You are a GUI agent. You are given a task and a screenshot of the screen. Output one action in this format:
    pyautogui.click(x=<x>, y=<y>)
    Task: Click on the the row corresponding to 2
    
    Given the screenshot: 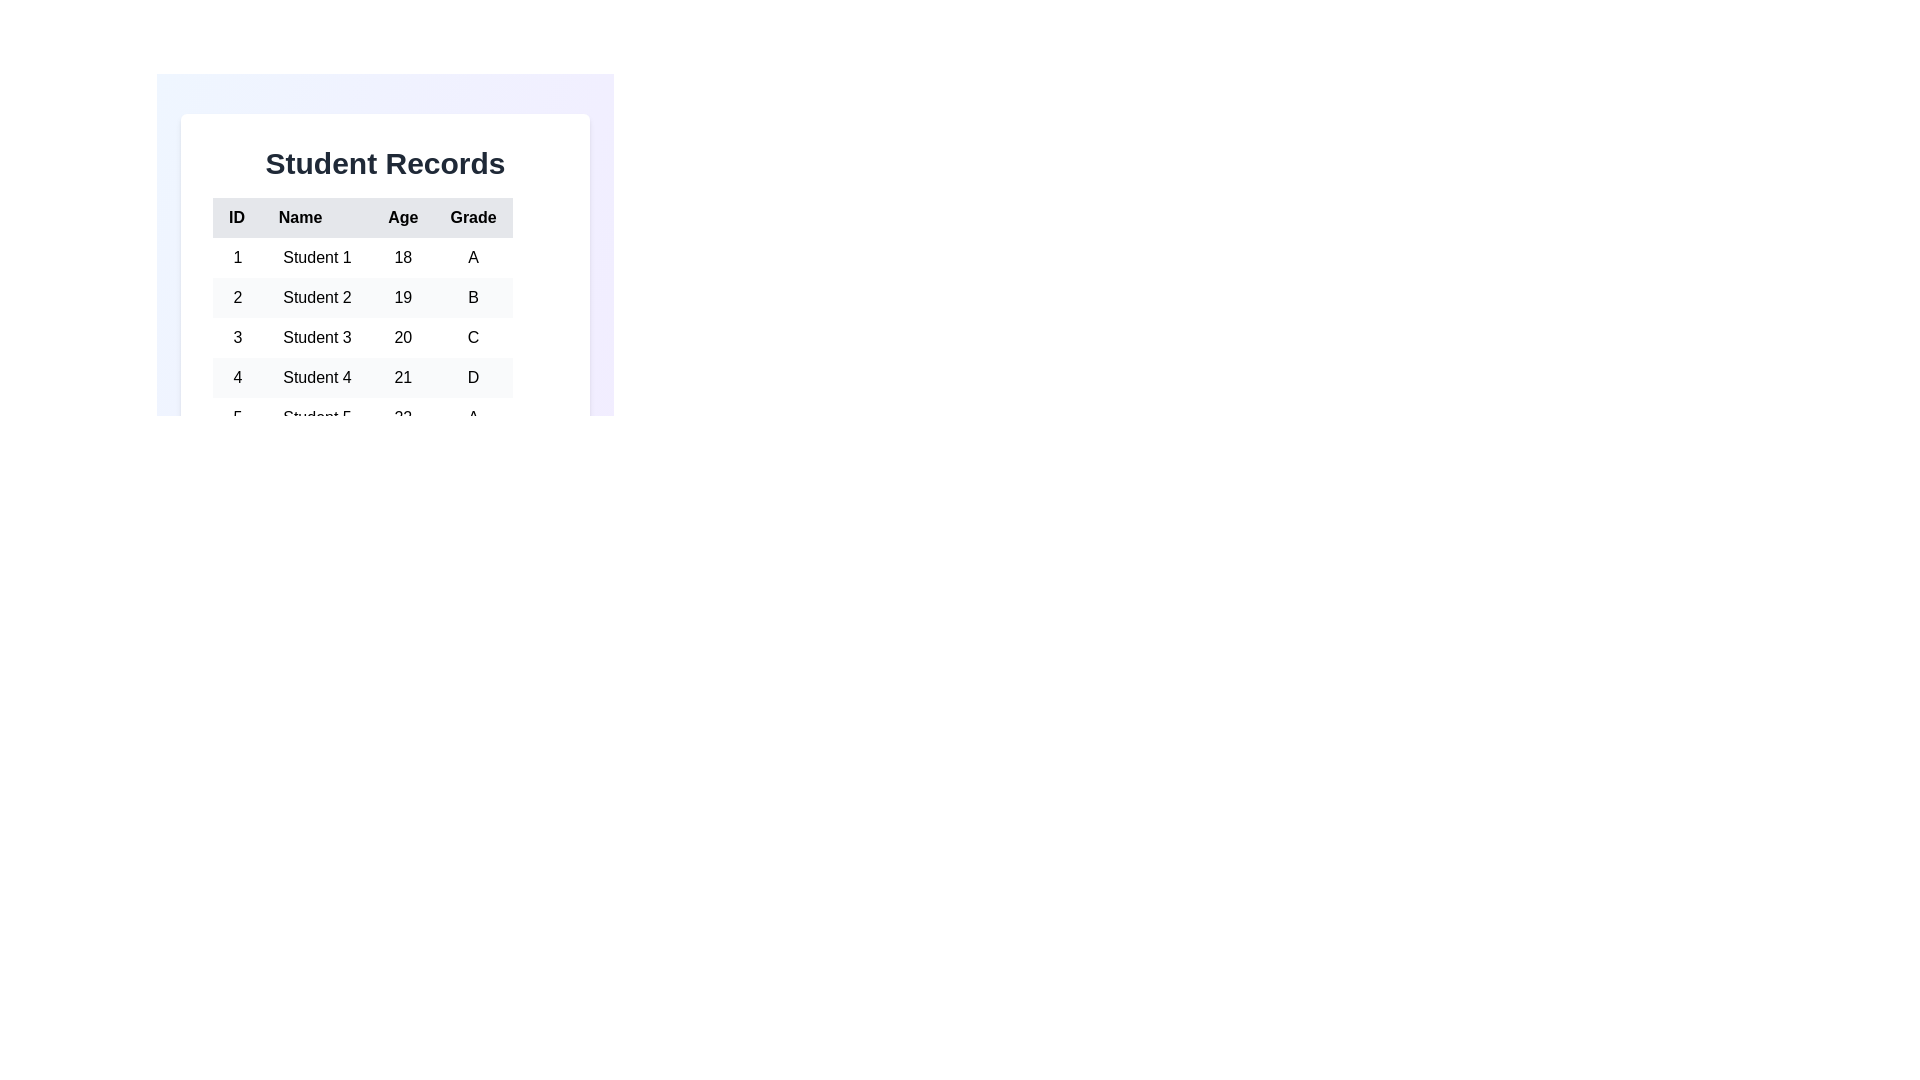 What is the action you would take?
    pyautogui.click(x=362, y=297)
    